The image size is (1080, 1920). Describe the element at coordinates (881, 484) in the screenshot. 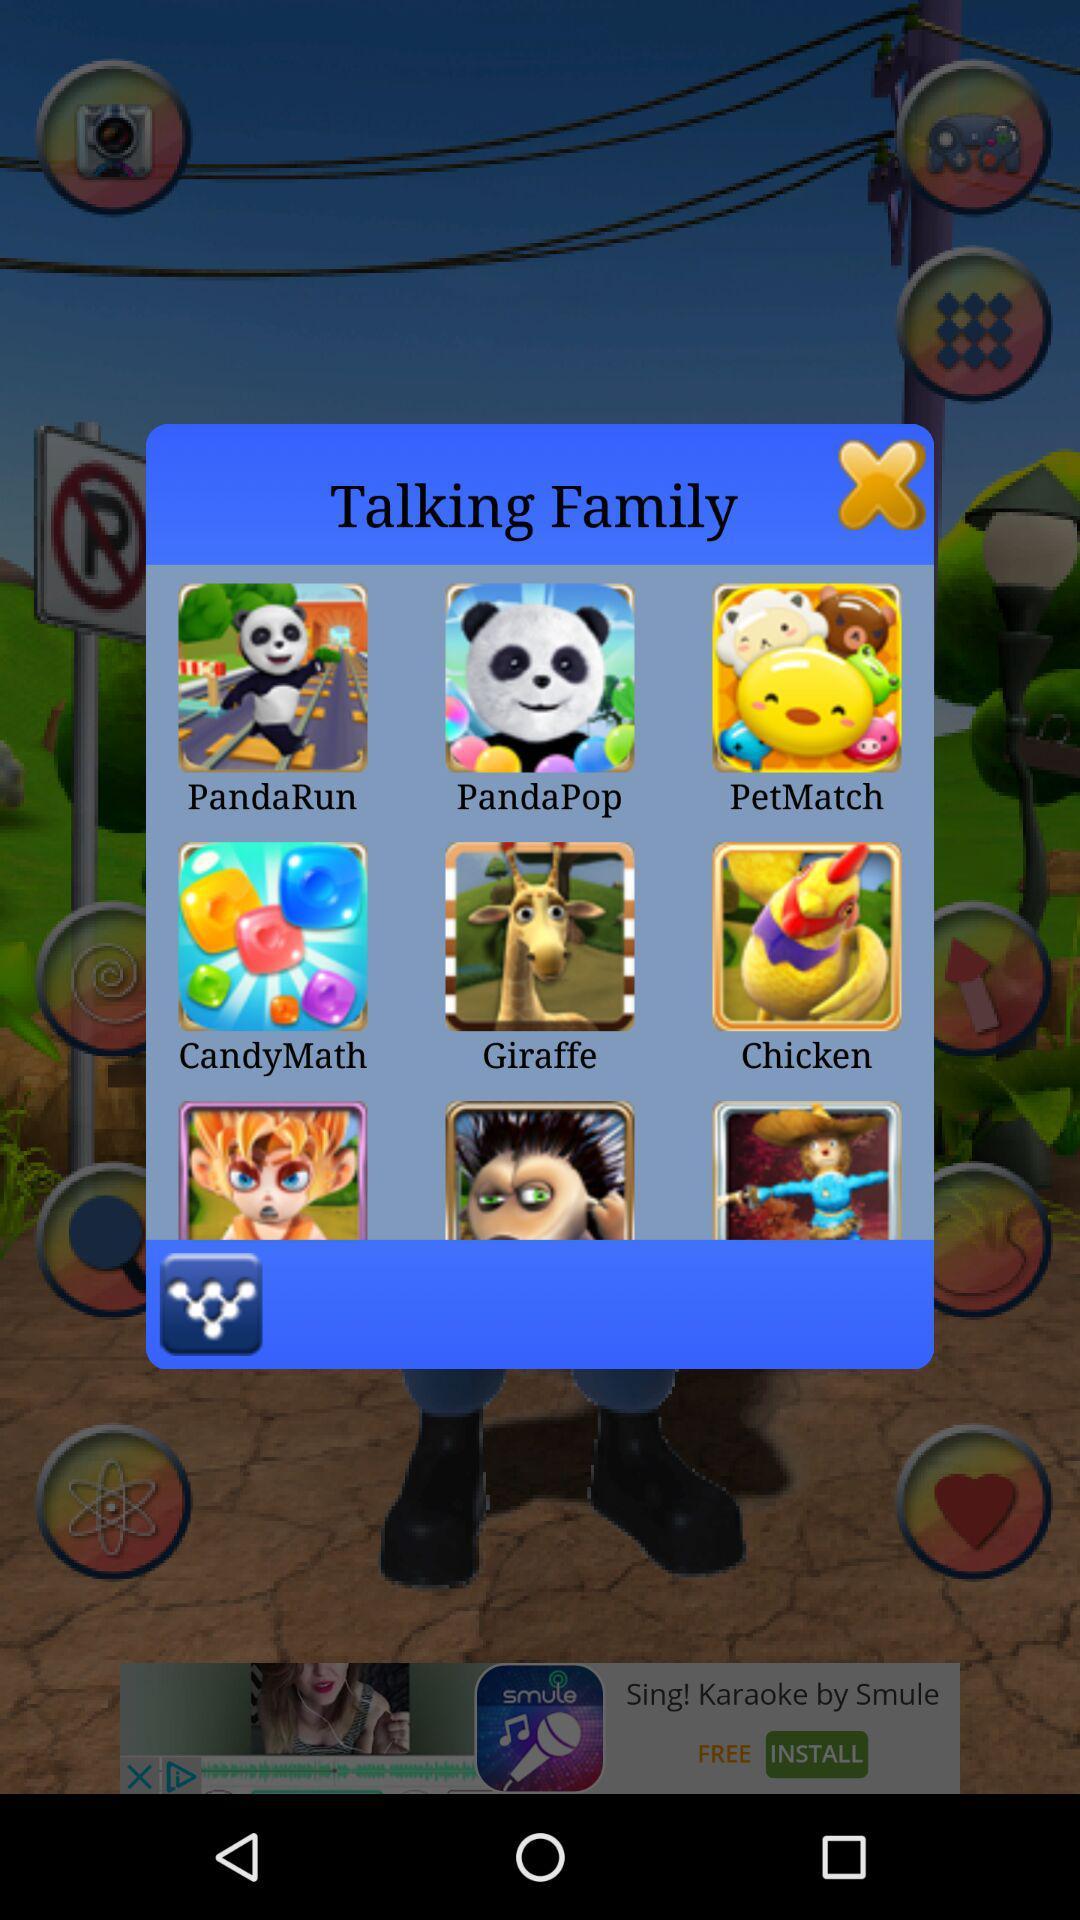

I see `the app to the right of the talking family icon` at that location.